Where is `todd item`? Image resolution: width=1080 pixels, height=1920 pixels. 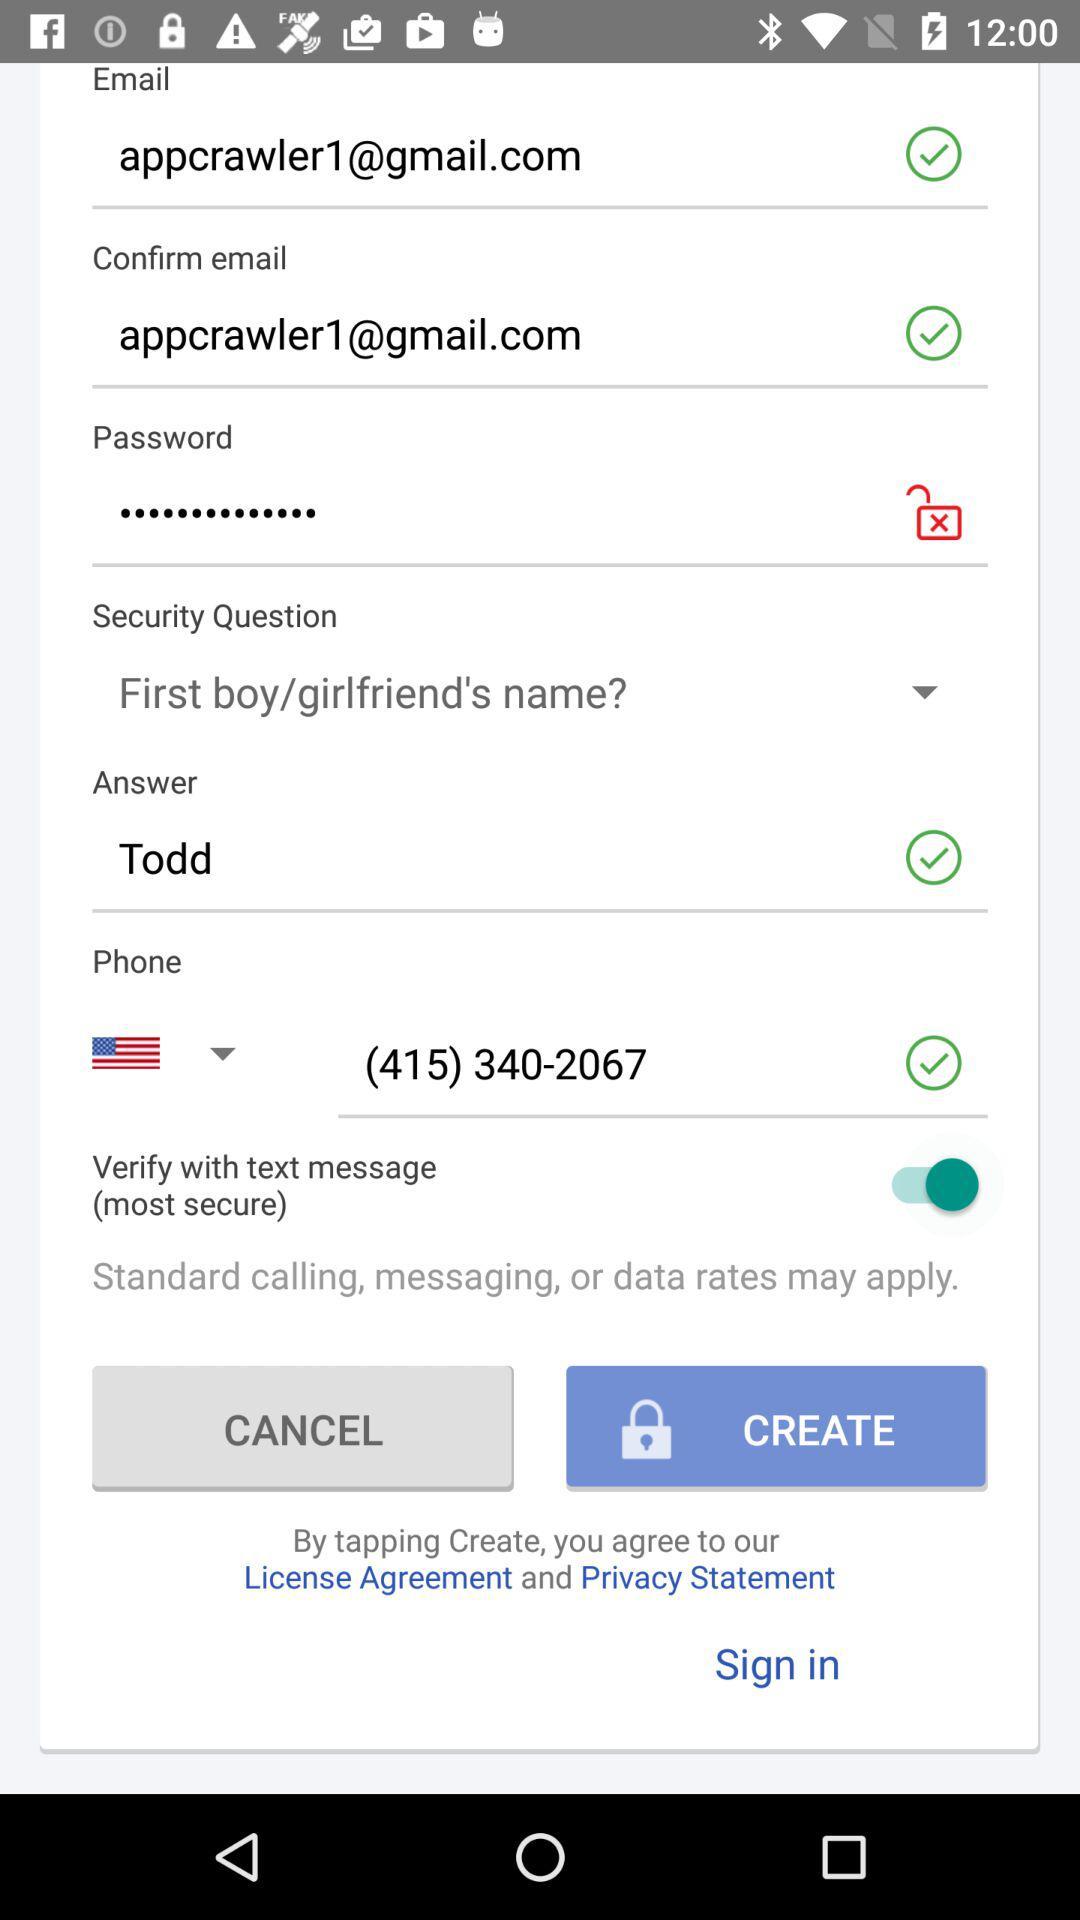
todd item is located at coordinates (540, 857).